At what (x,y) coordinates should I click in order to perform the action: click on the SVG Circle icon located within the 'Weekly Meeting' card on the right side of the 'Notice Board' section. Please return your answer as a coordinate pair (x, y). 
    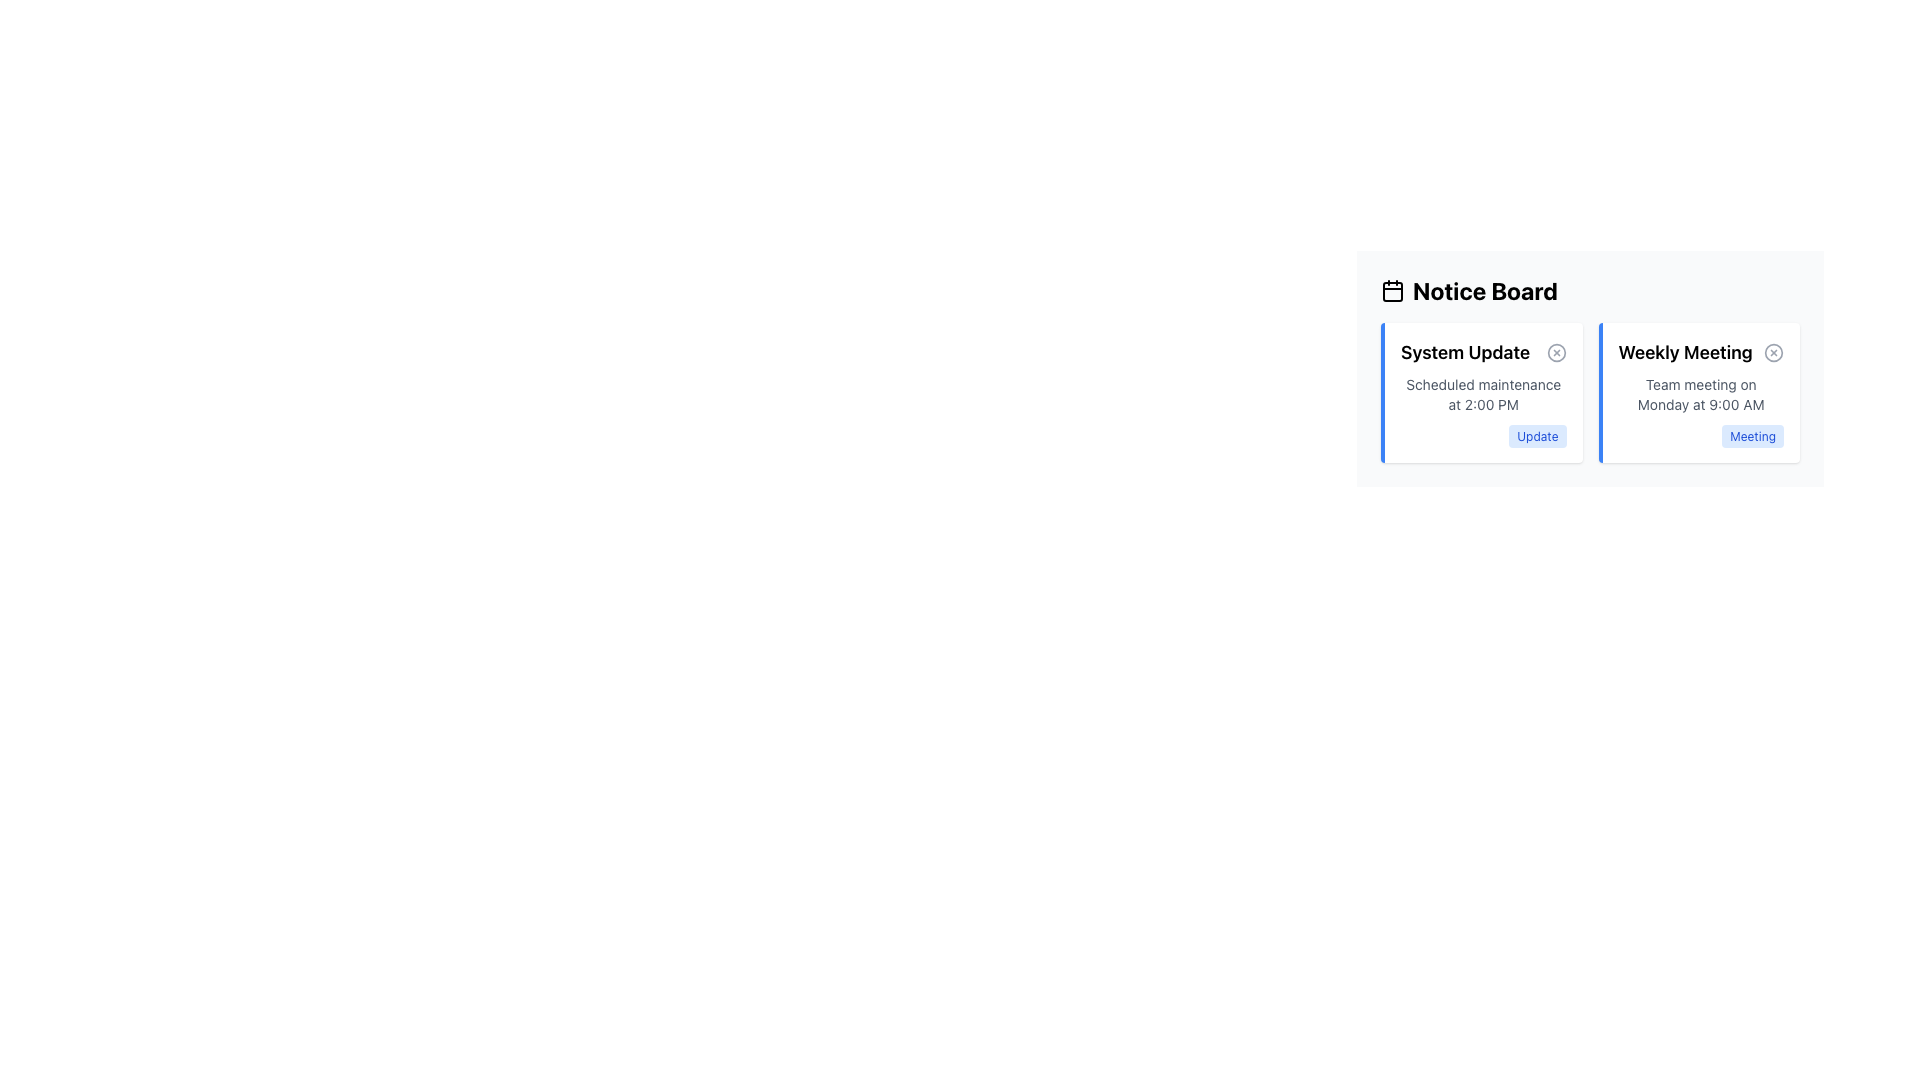
    Looking at the image, I should click on (1774, 352).